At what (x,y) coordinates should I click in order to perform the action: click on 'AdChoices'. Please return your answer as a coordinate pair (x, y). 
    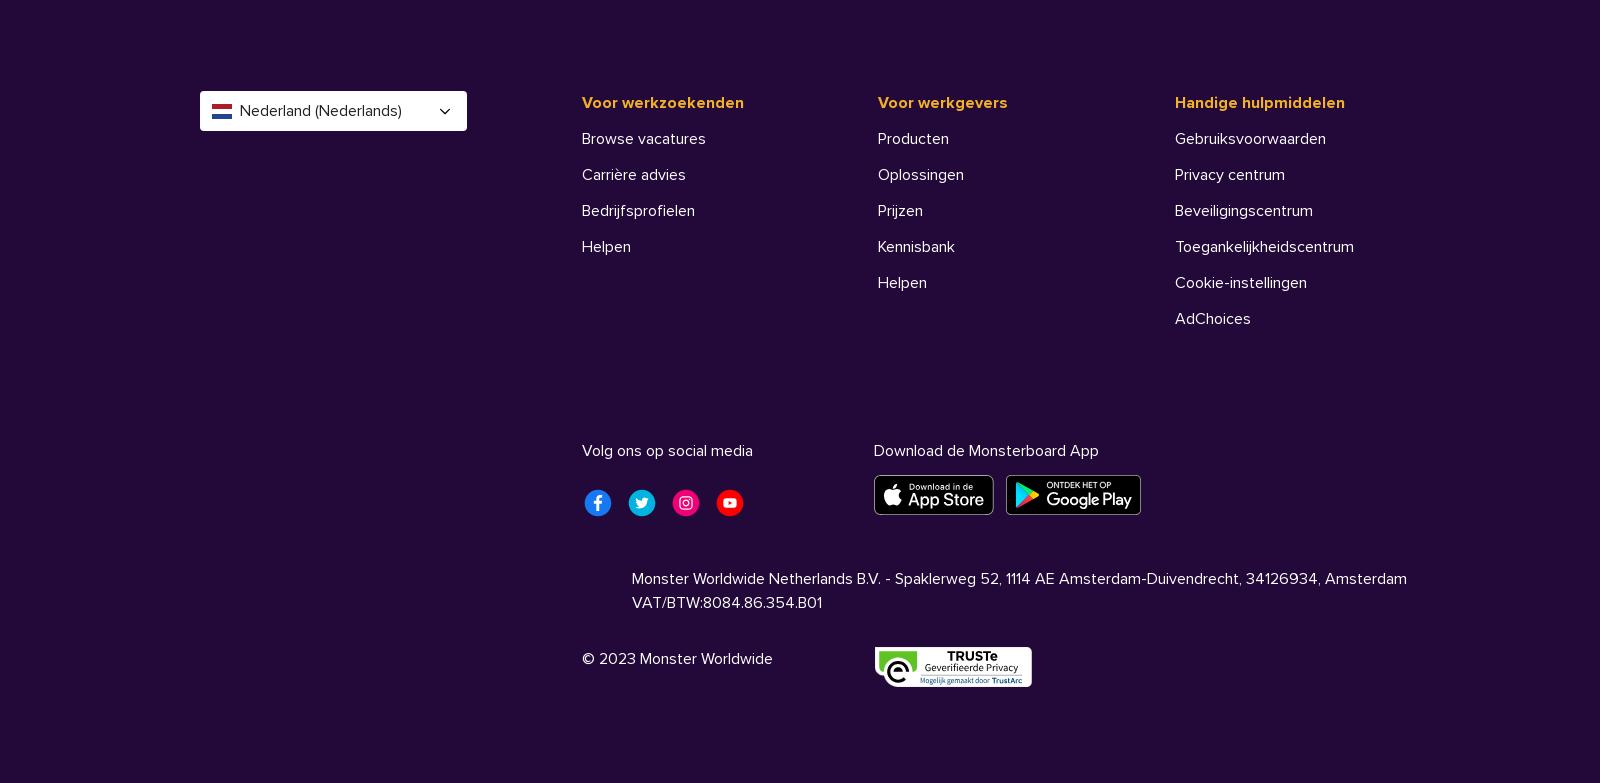
    Looking at the image, I should click on (1214, 318).